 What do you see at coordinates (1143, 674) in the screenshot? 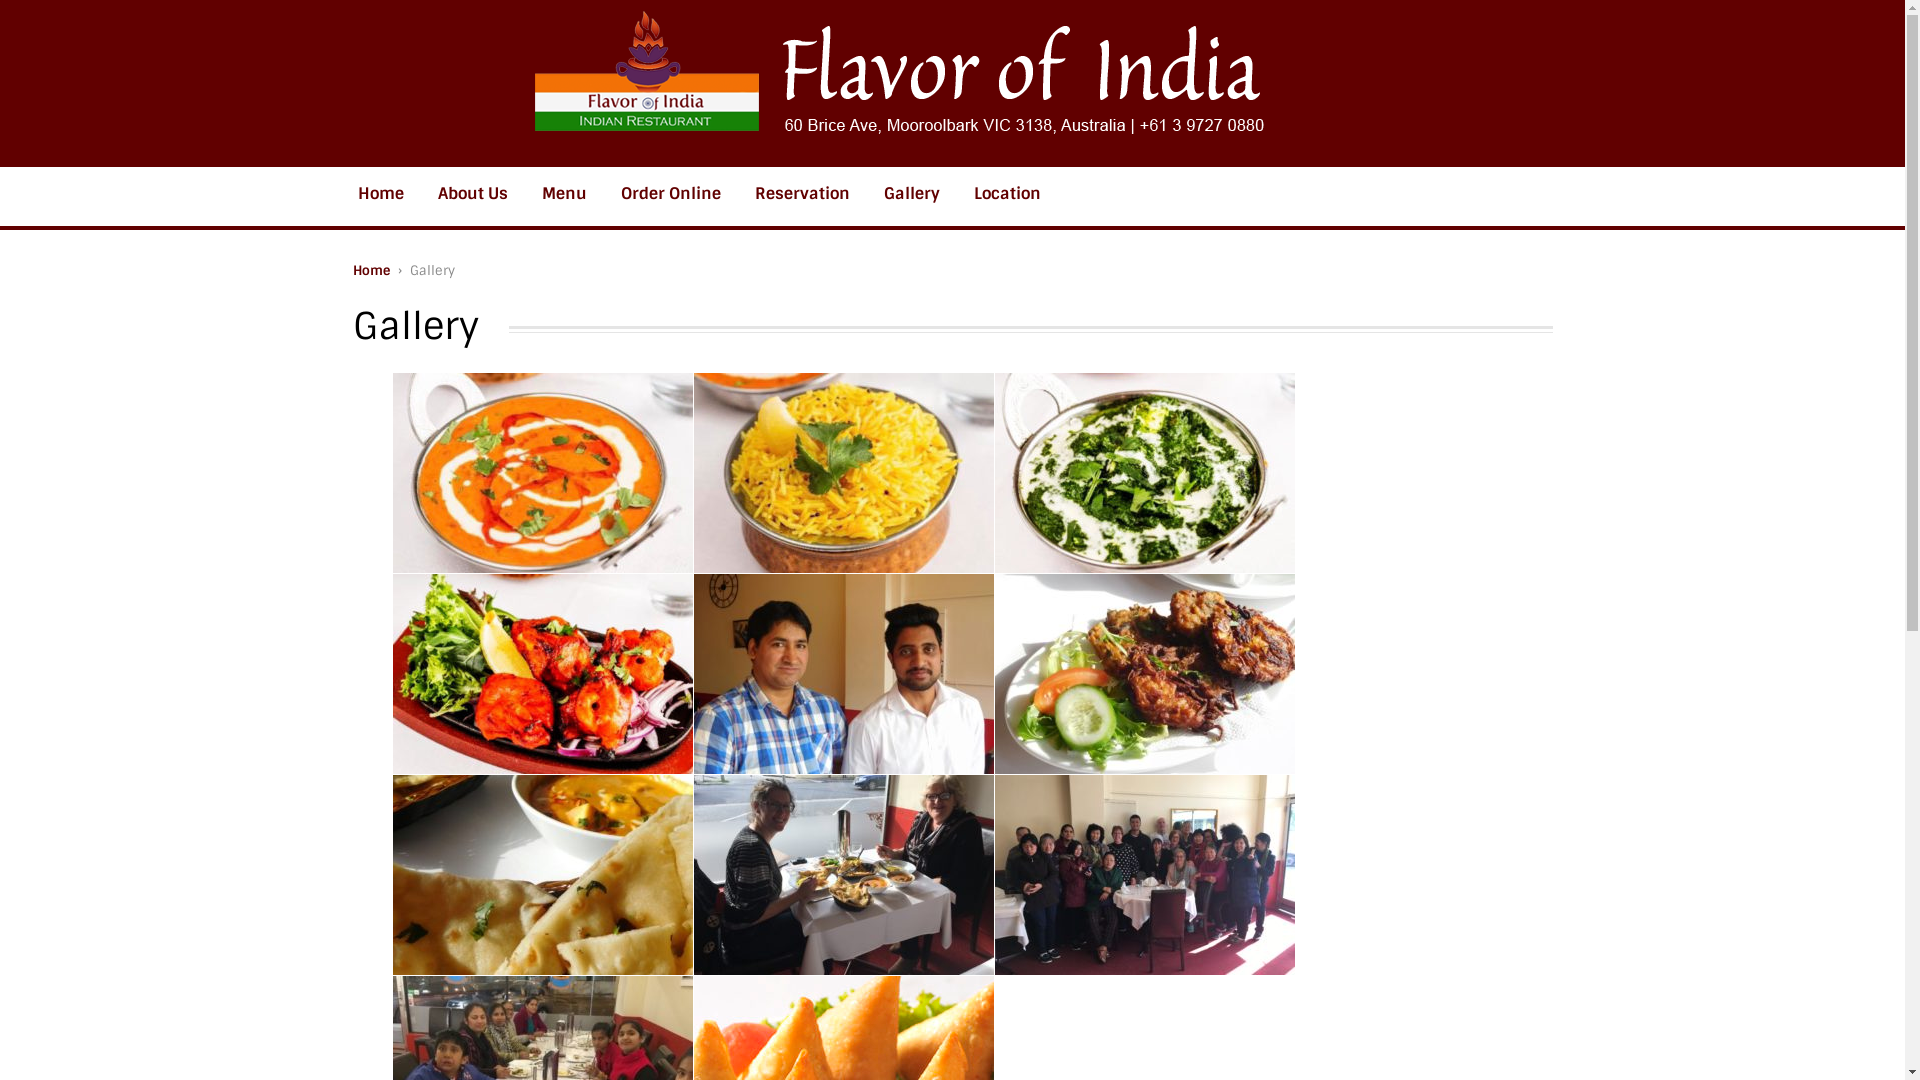
I see `'gal2'` at bounding box center [1143, 674].